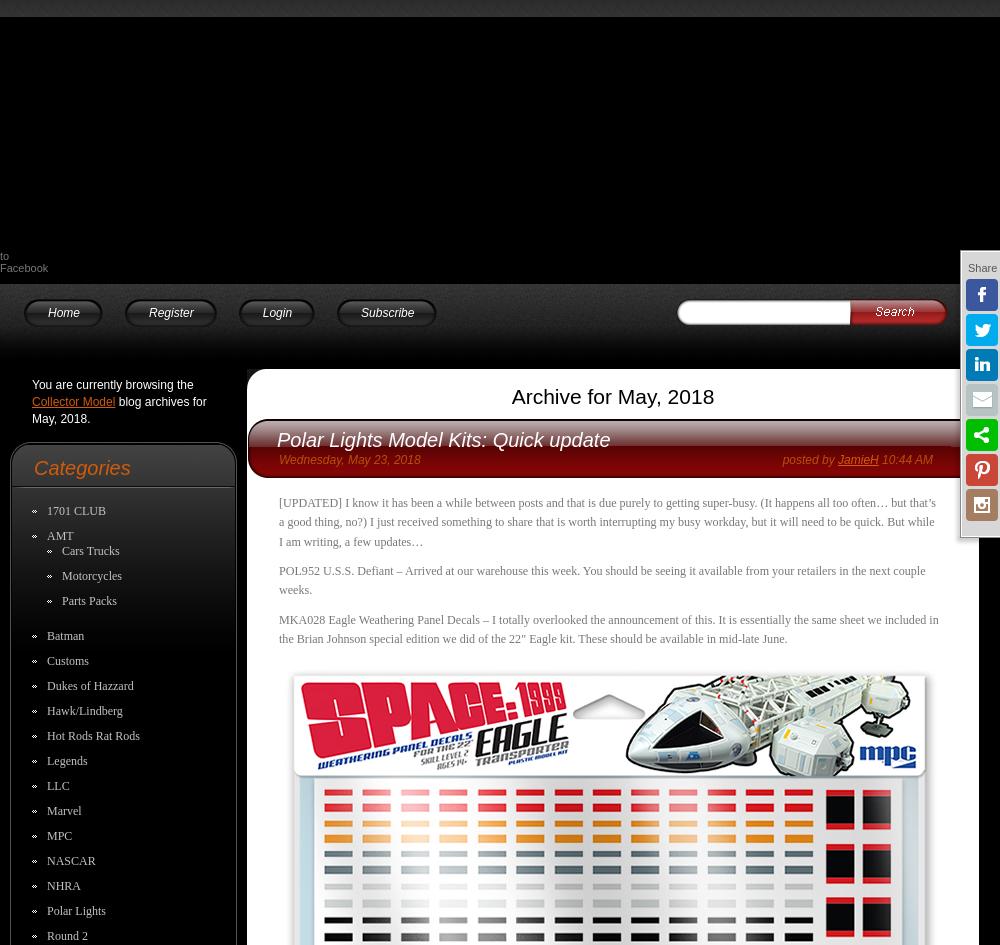 The height and width of the screenshot is (945, 1000). What do you see at coordinates (601, 580) in the screenshot?
I see `'POL952 U.S.S. Defiant – Arrived at our warehouse this week. You should be seeing it available from your retailers in the next couple weeks.'` at bounding box center [601, 580].